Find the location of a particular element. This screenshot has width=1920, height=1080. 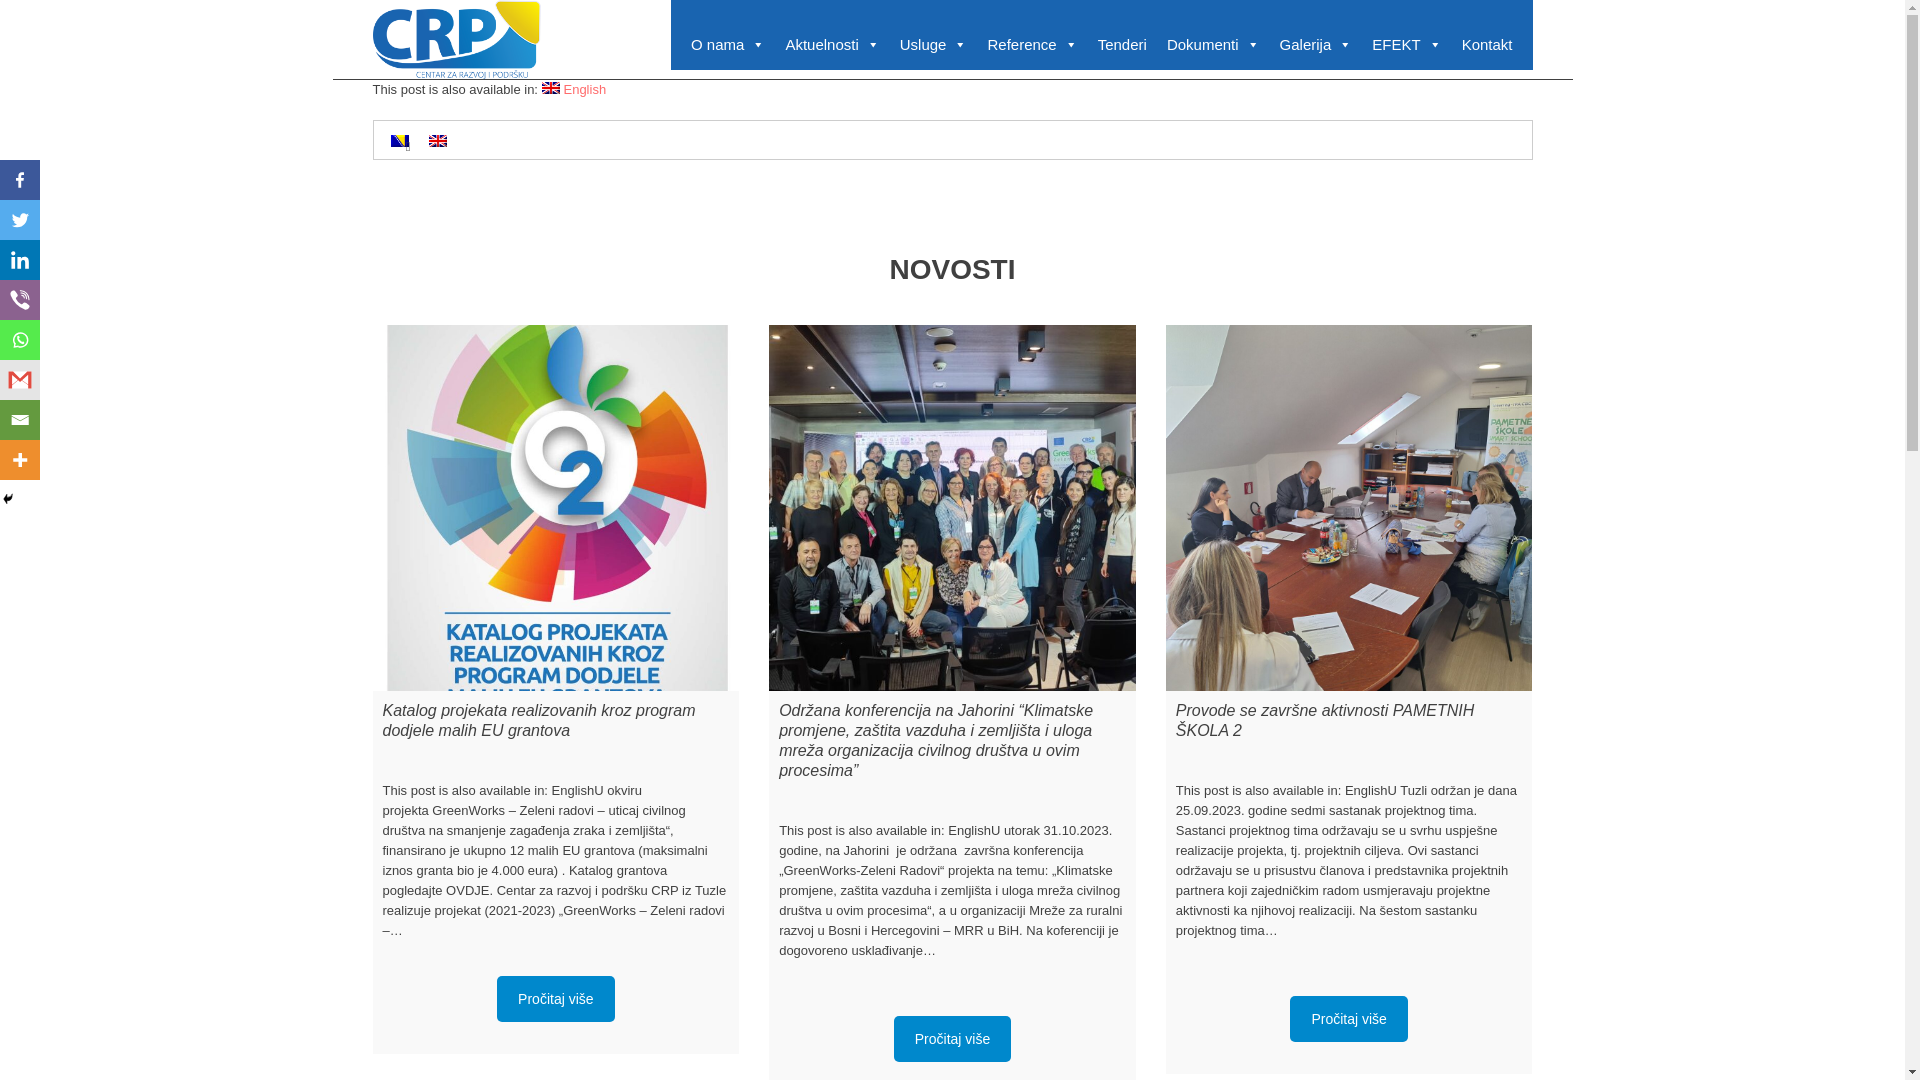

'EFEKT' is located at coordinates (1405, 45).